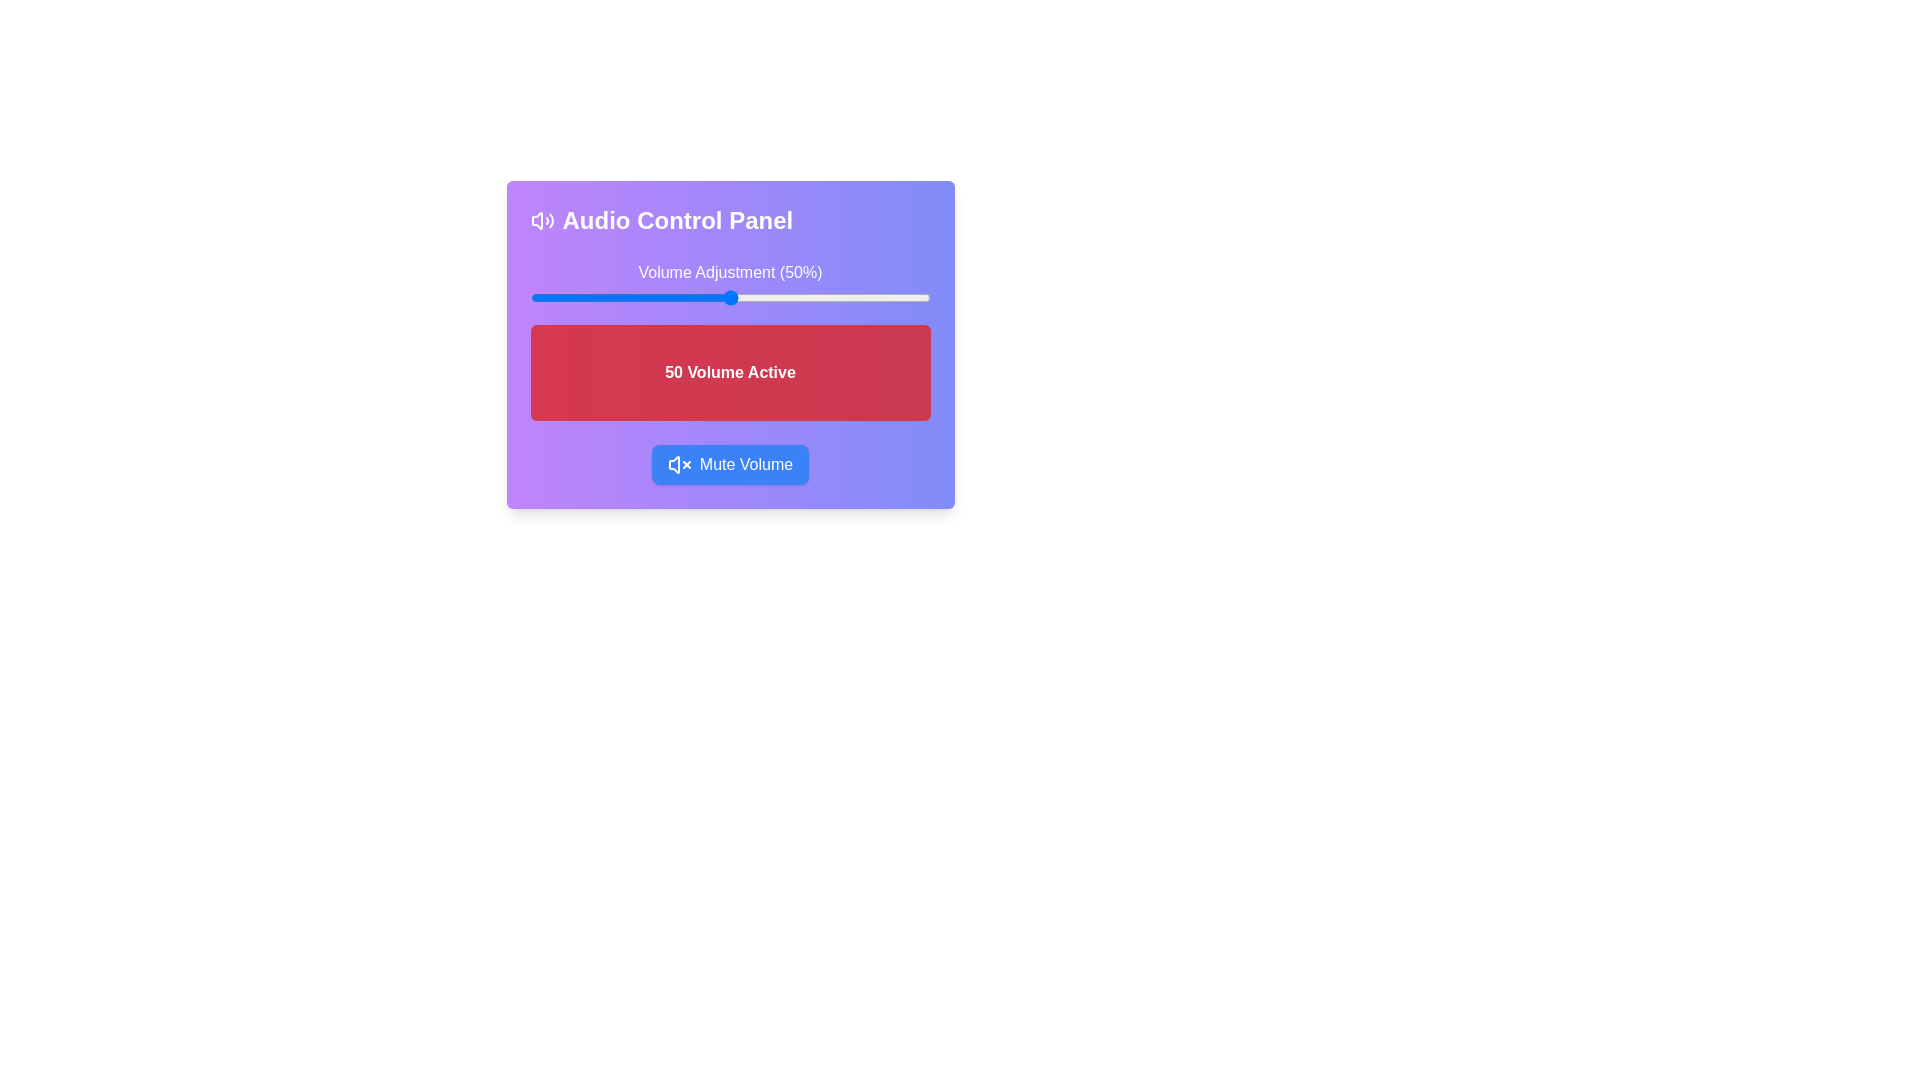  I want to click on 'Mute Volume' button, so click(728, 465).